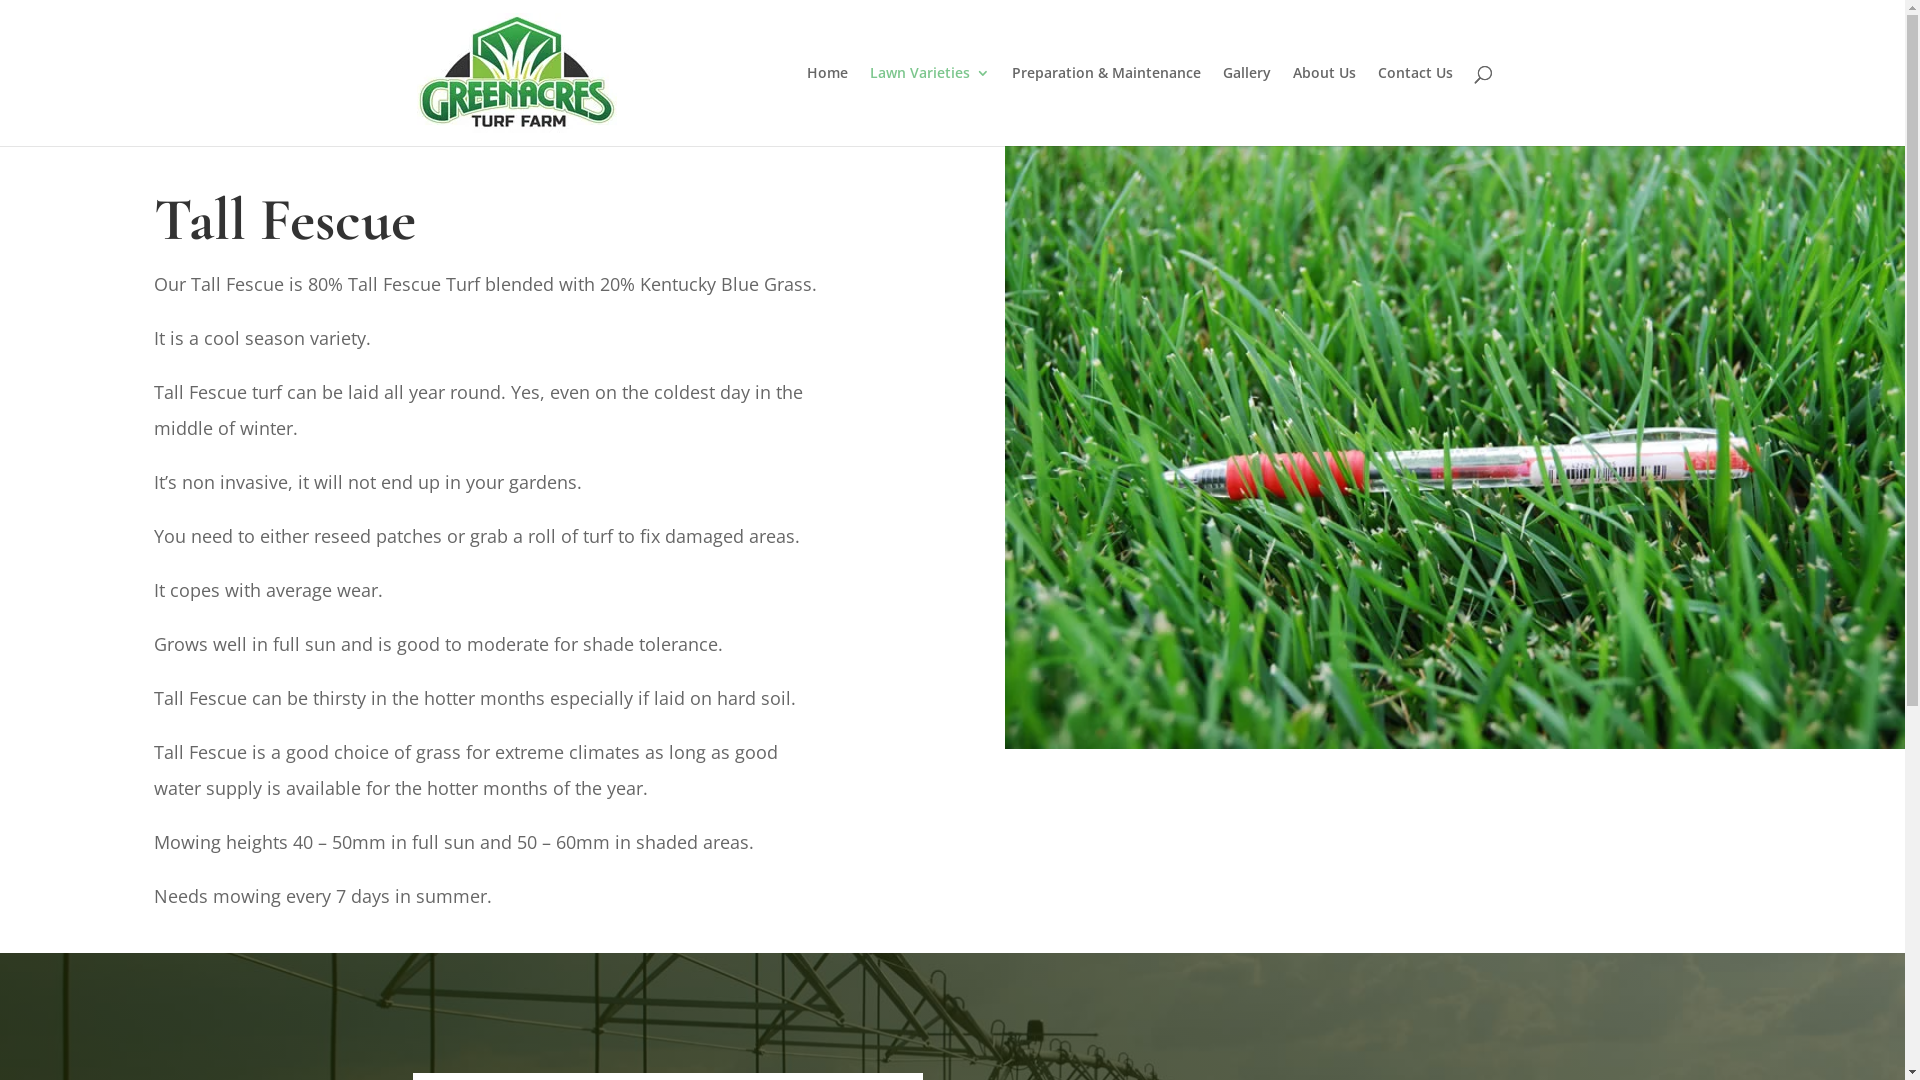 Image resolution: width=1920 pixels, height=1080 pixels. Describe the element at coordinates (869, 105) in the screenshot. I see `'Lawn Varieties'` at that location.